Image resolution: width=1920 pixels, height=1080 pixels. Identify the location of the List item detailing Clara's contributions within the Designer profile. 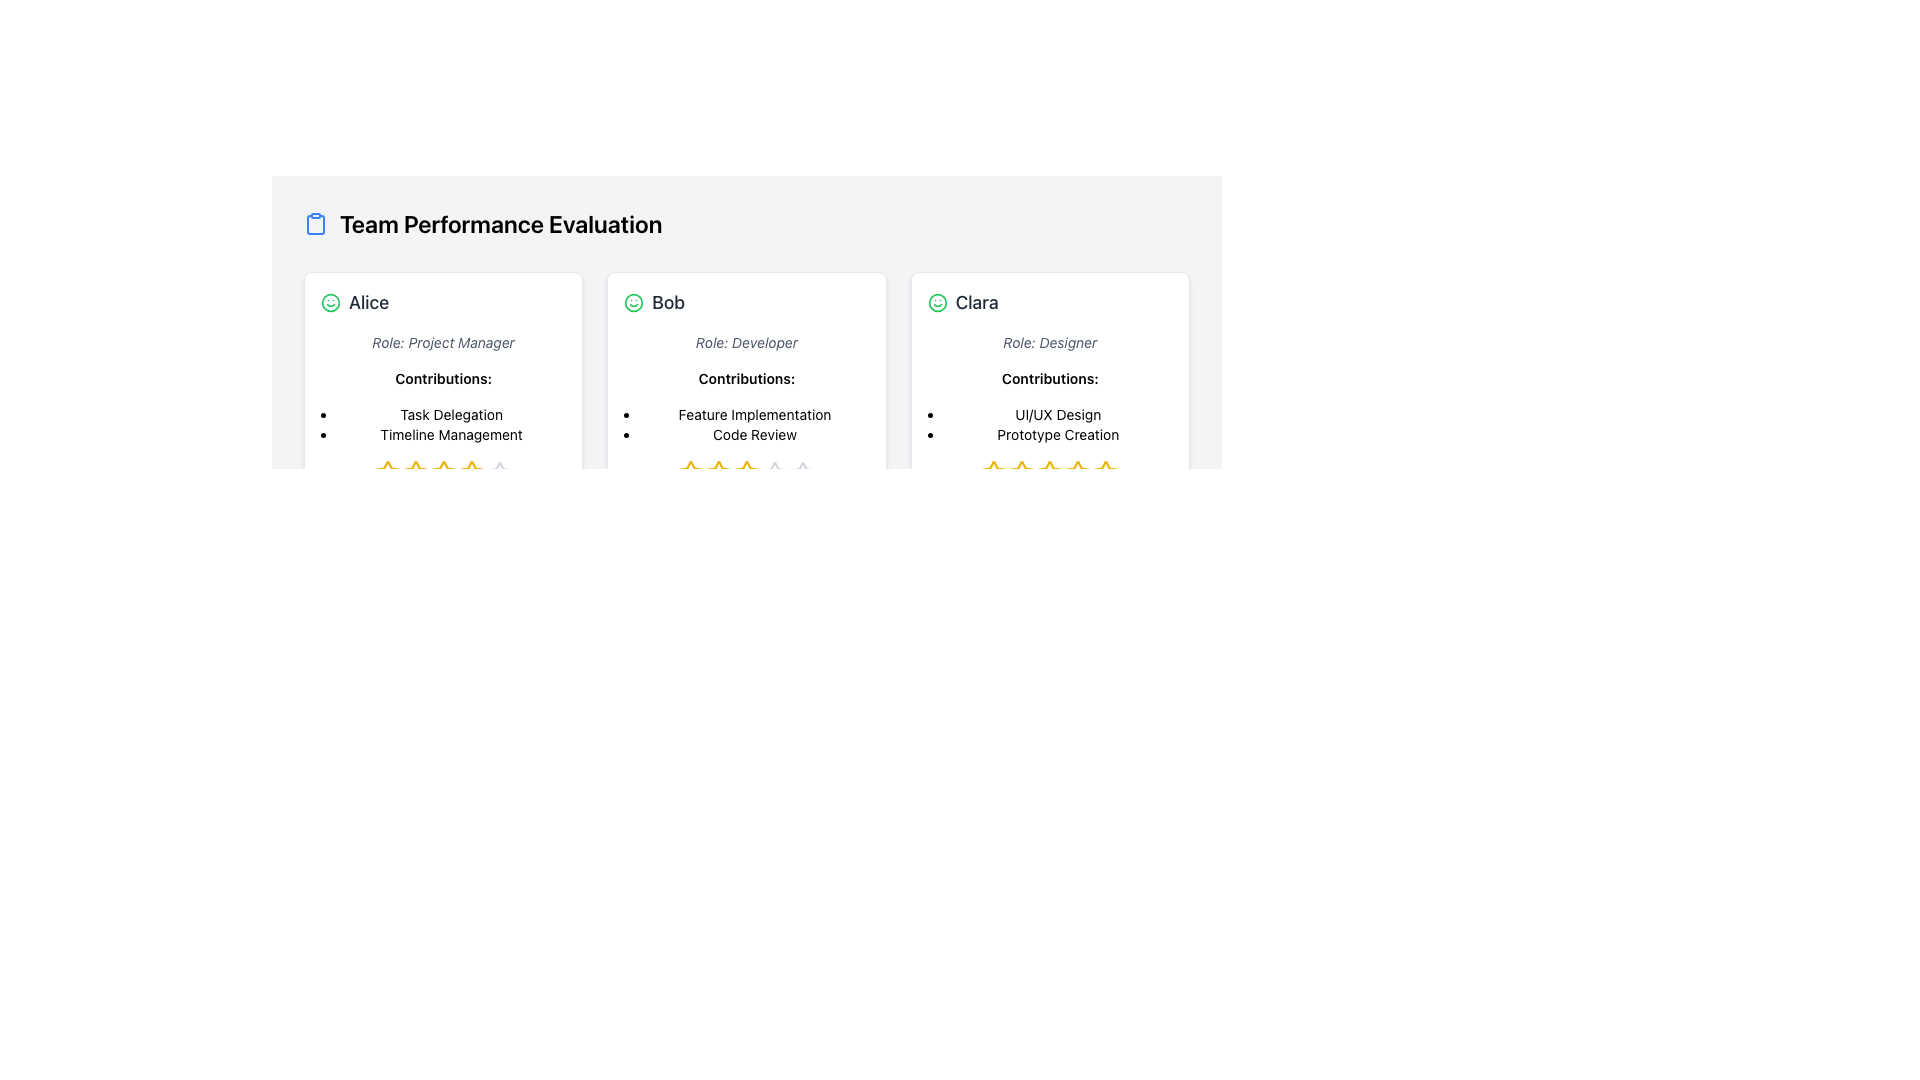
(1057, 423).